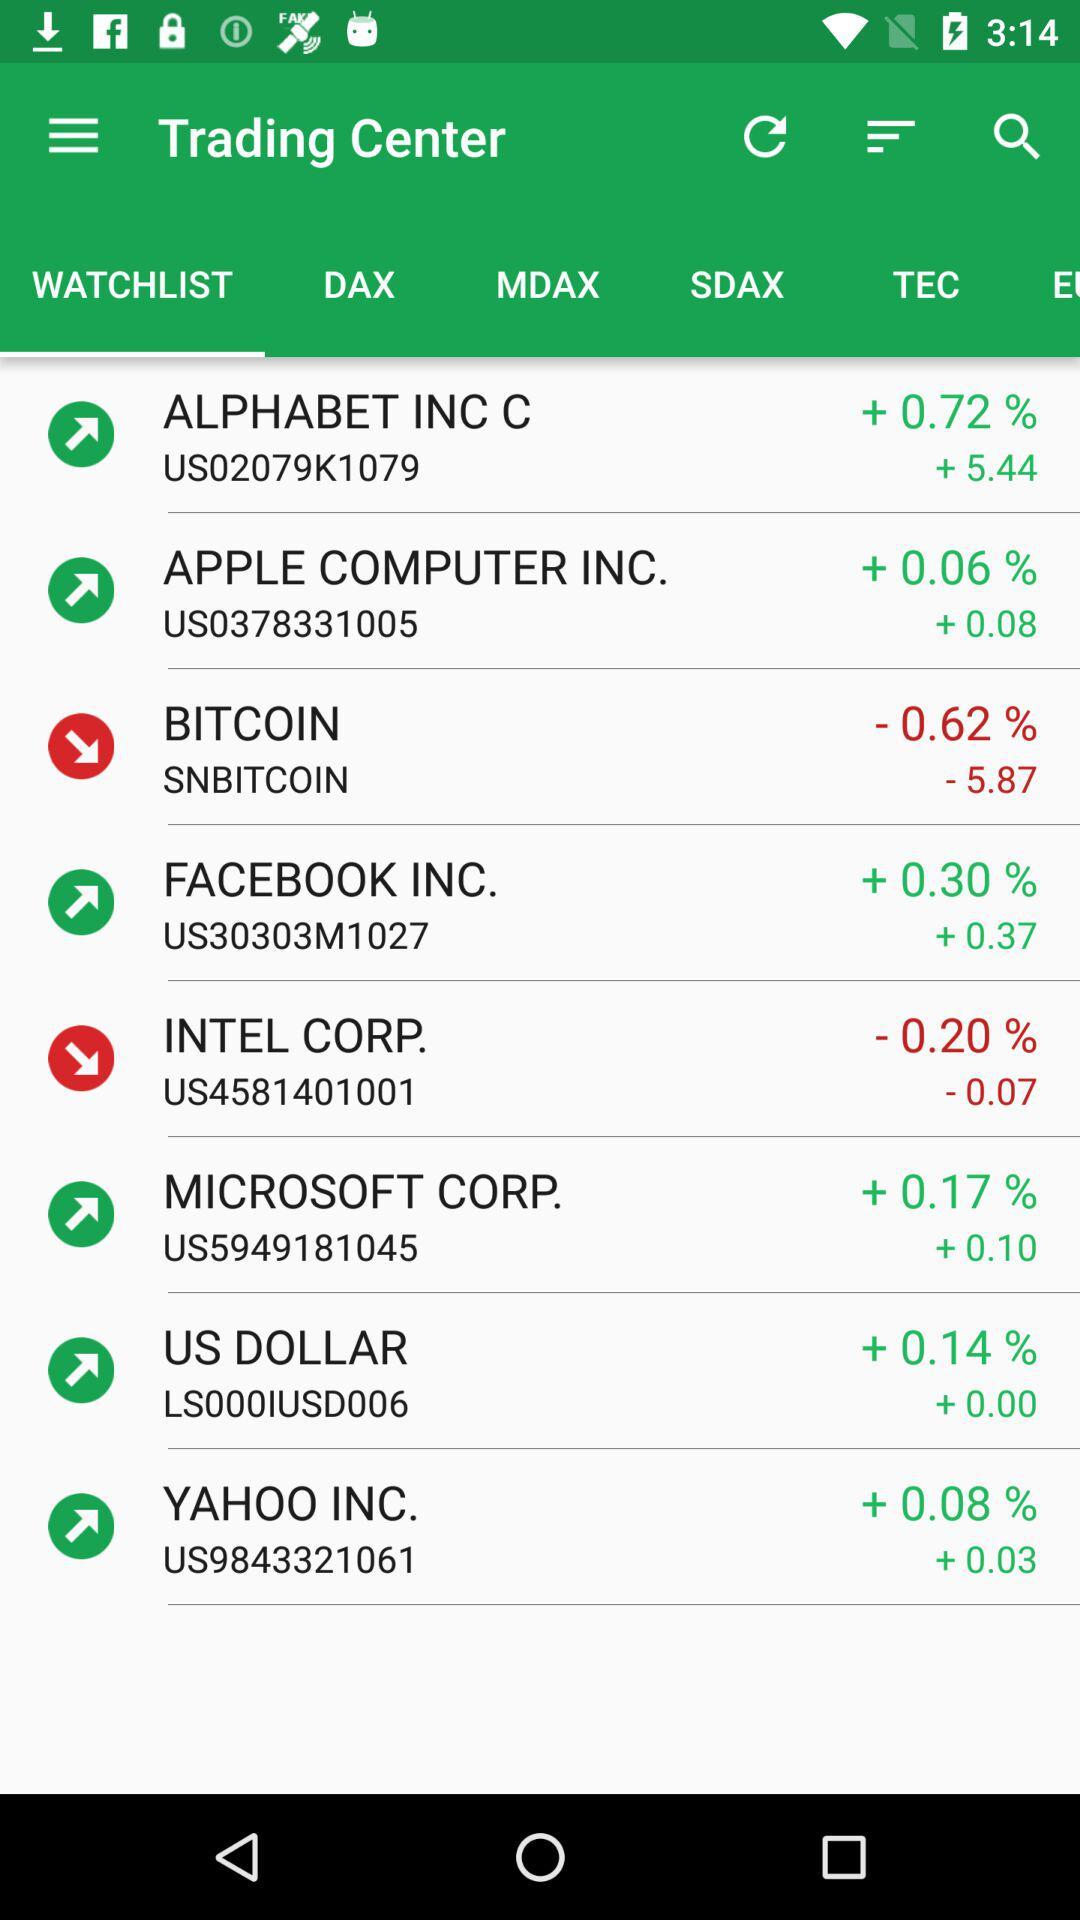 This screenshot has height=1920, width=1080. What do you see at coordinates (548, 465) in the screenshot?
I see `the item above the apple computer inc.` at bounding box center [548, 465].